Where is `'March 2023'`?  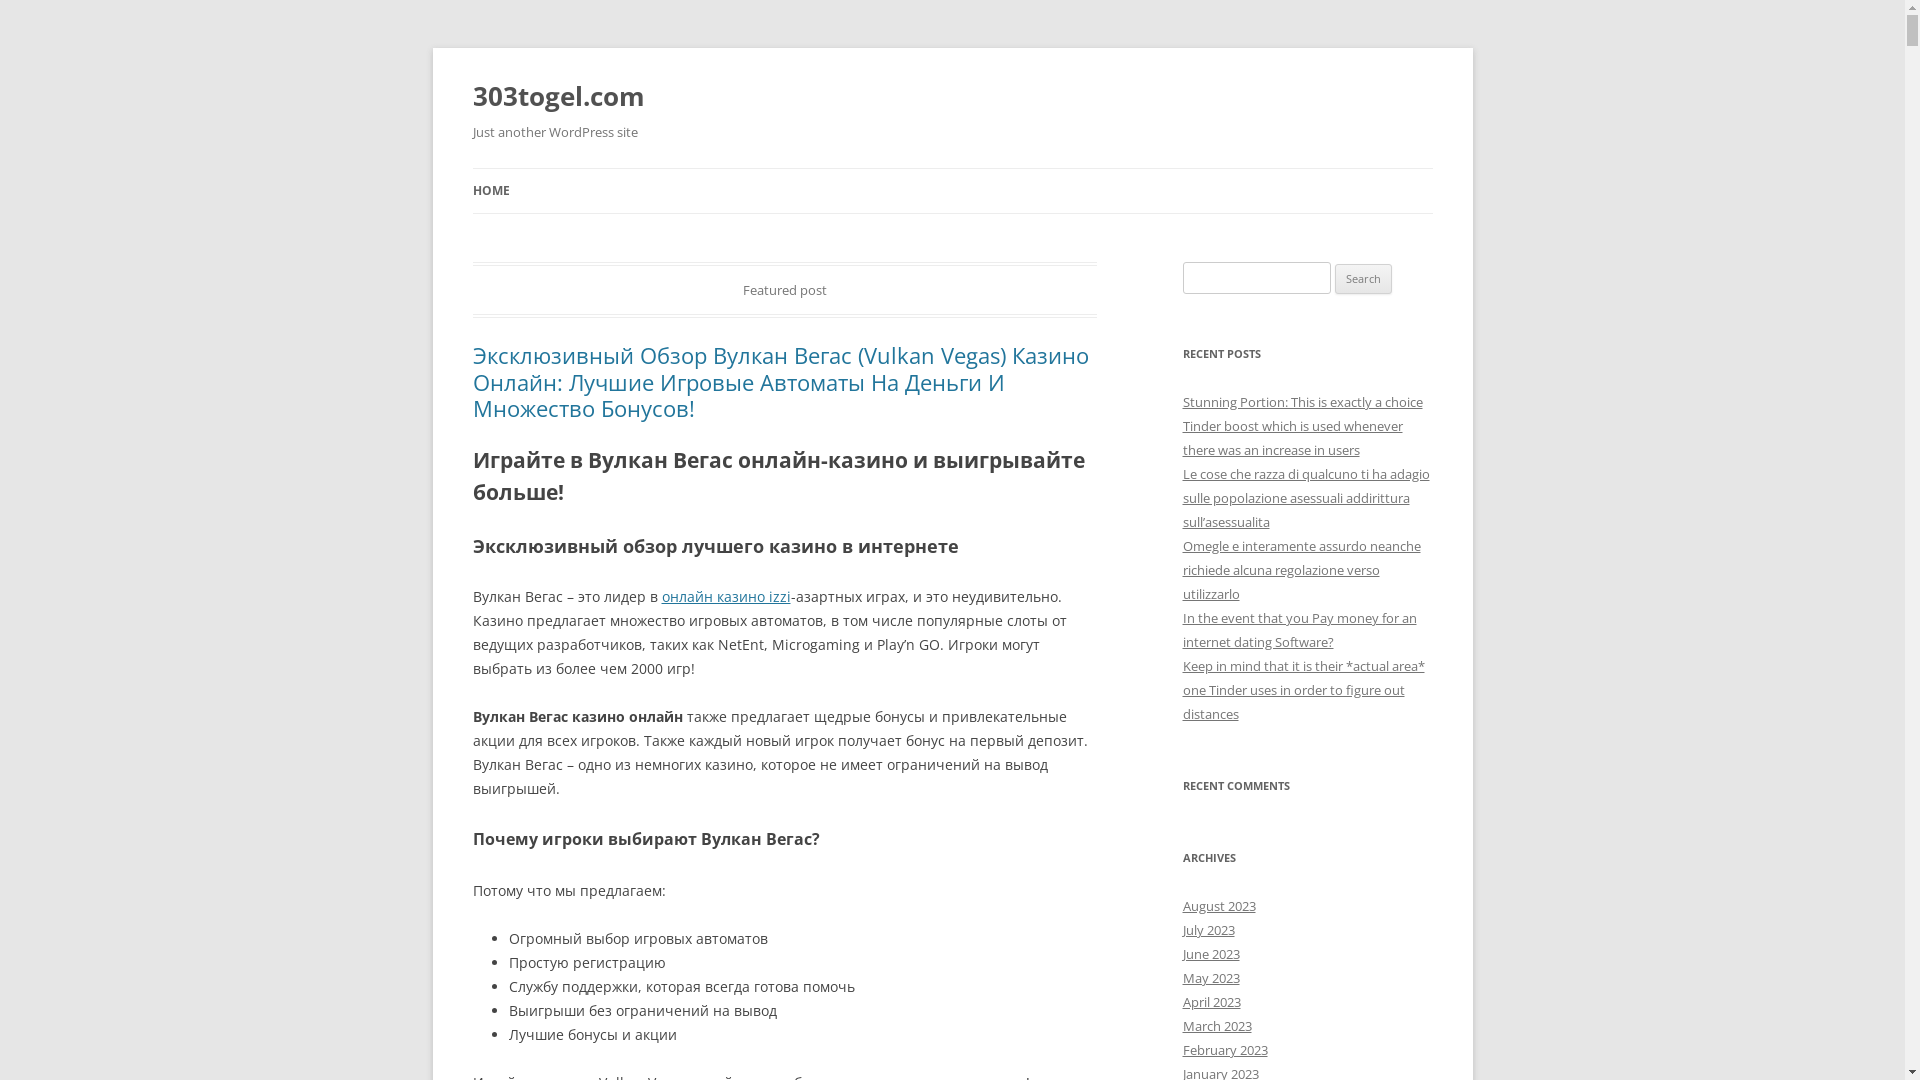 'March 2023' is located at coordinates (1181, 1026).